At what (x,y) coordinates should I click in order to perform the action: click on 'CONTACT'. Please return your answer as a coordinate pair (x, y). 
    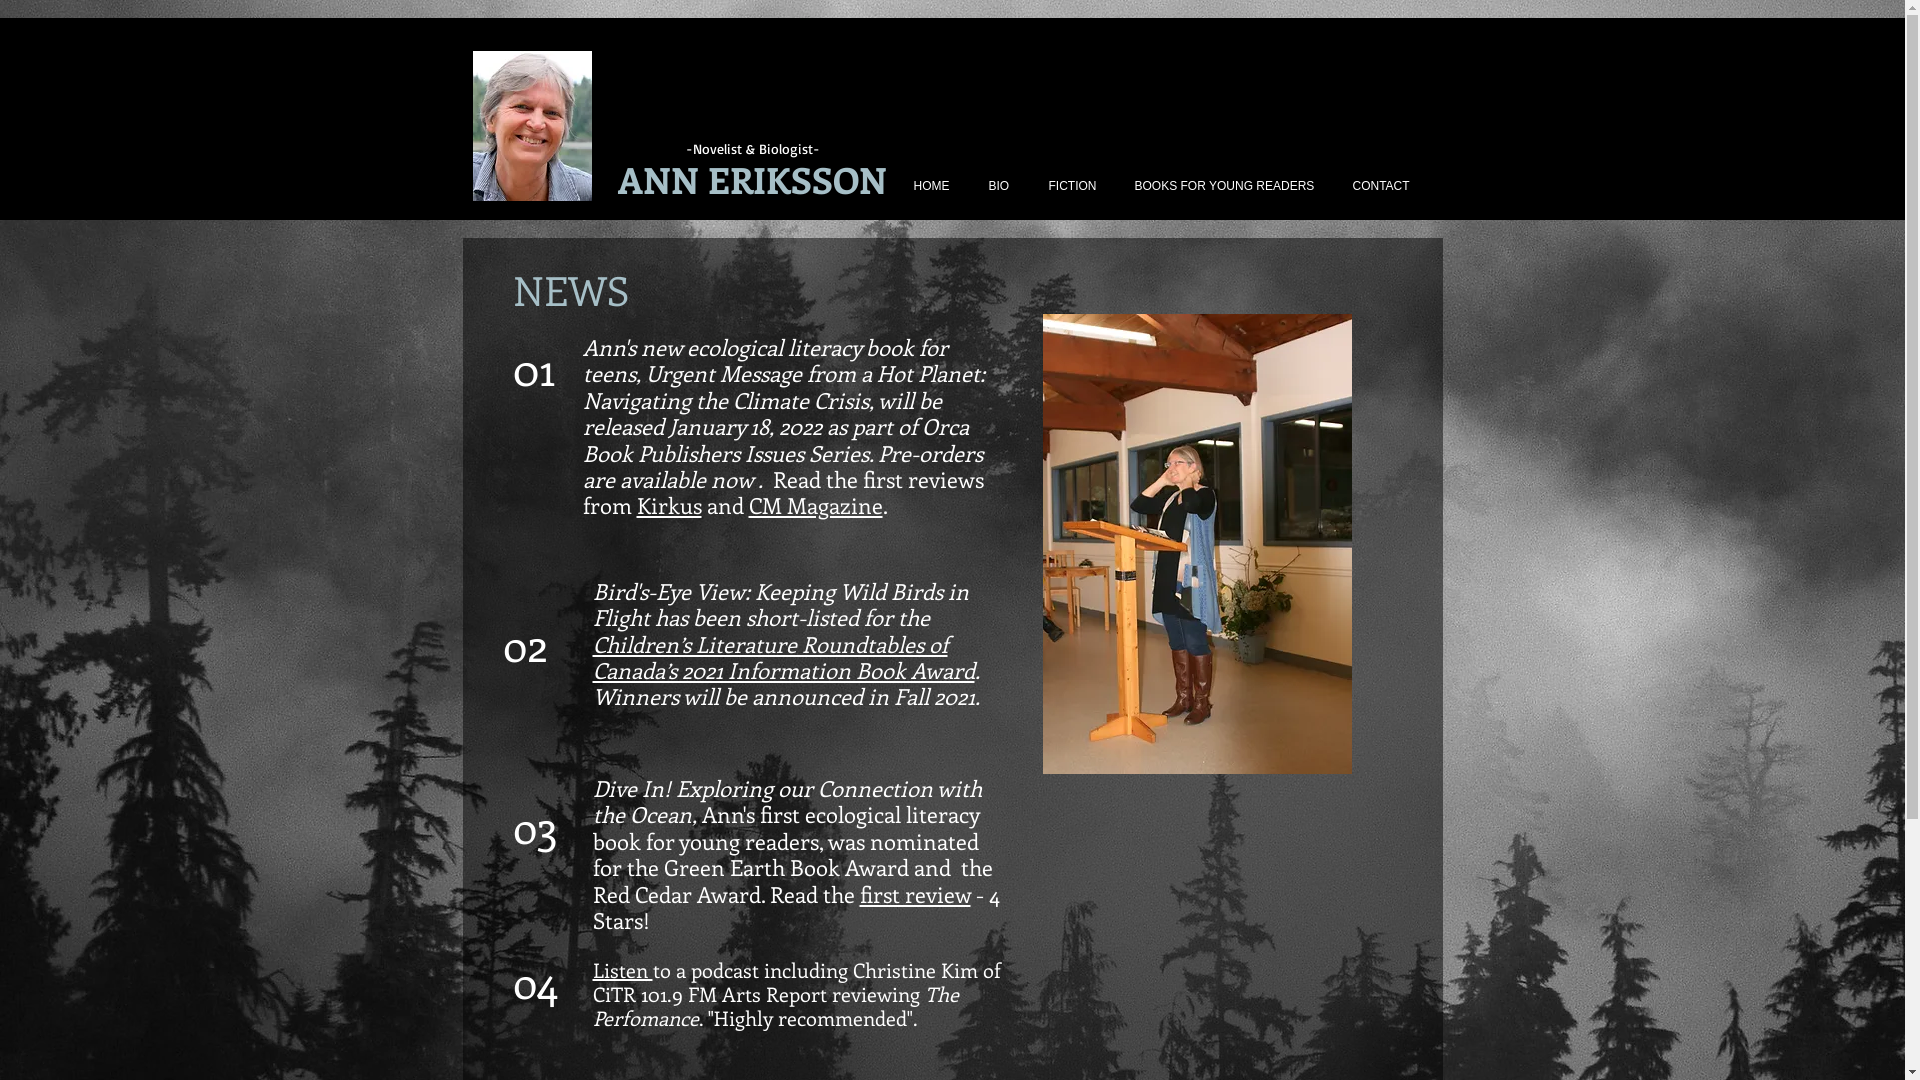
    Looking at the image, I should click on (1342, 186).